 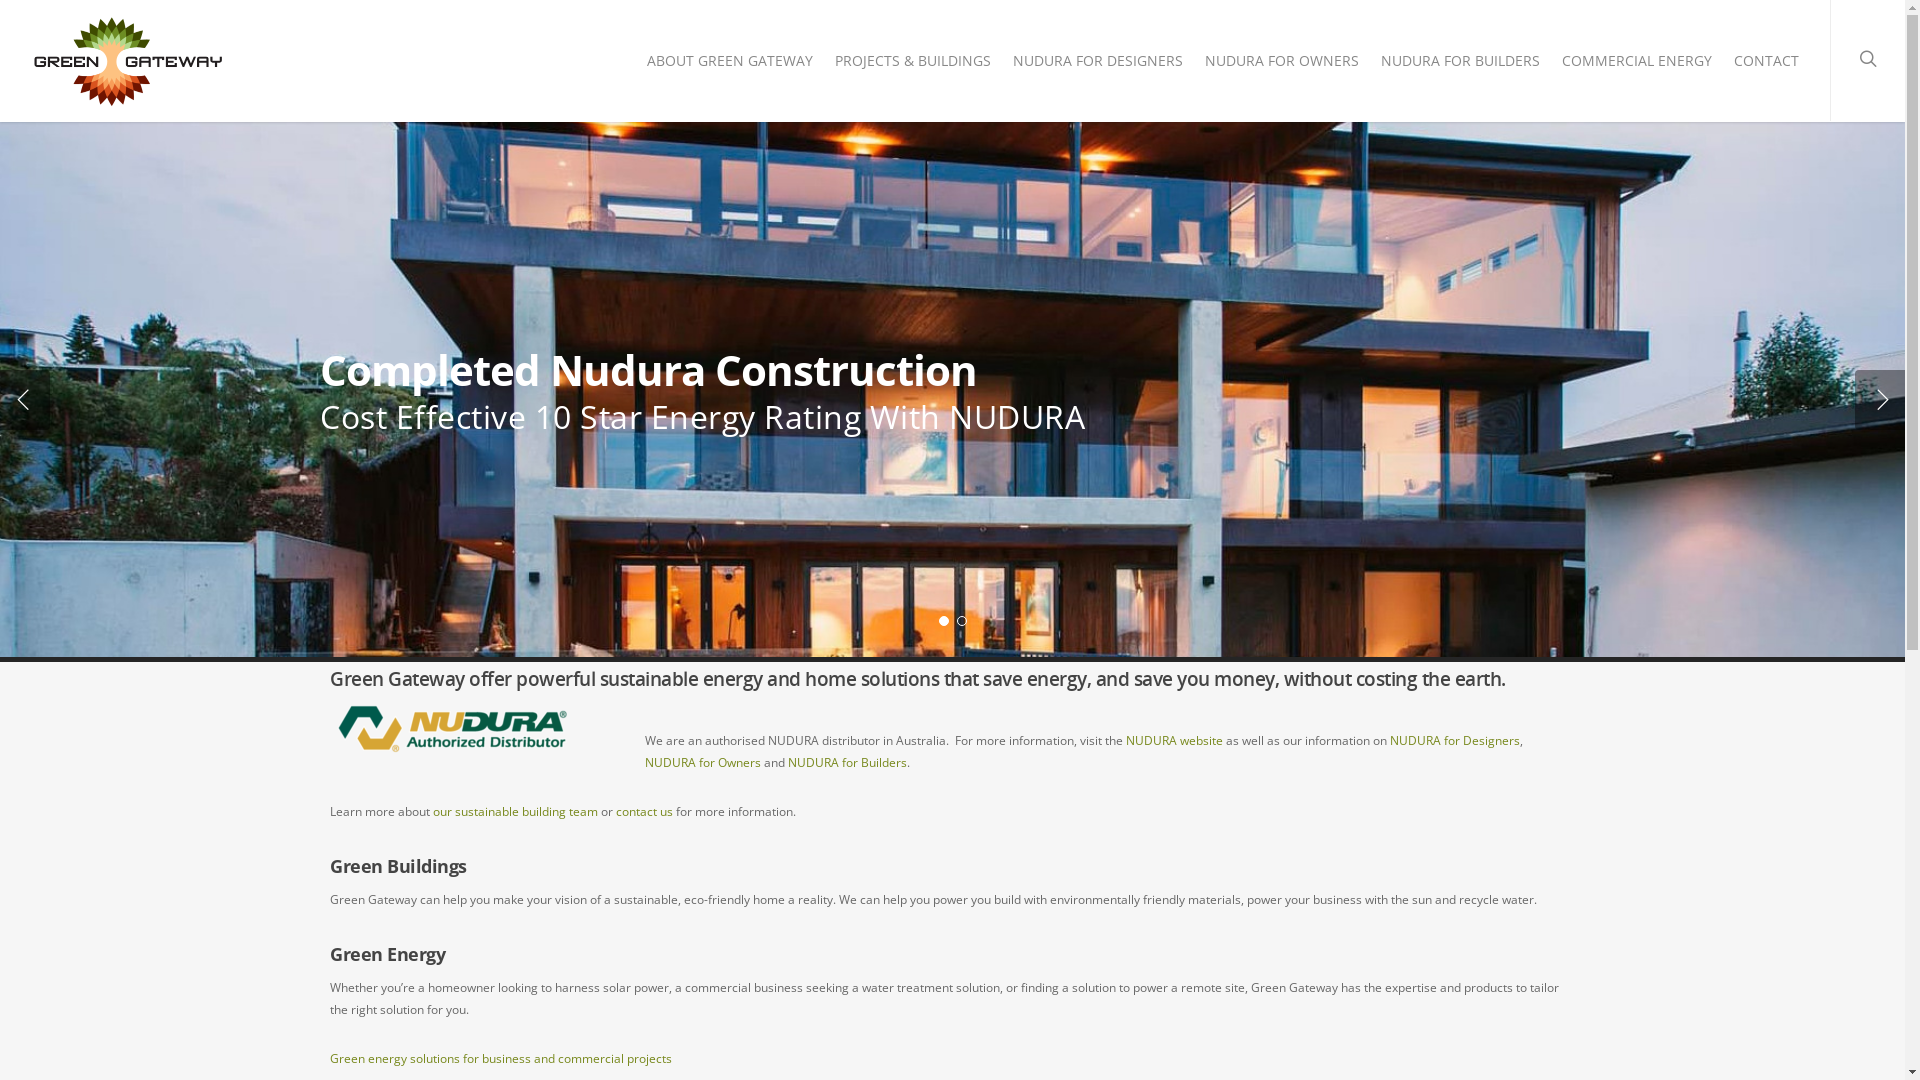 I want to click on 'NUDURA website', so click(x=1174, y=740).